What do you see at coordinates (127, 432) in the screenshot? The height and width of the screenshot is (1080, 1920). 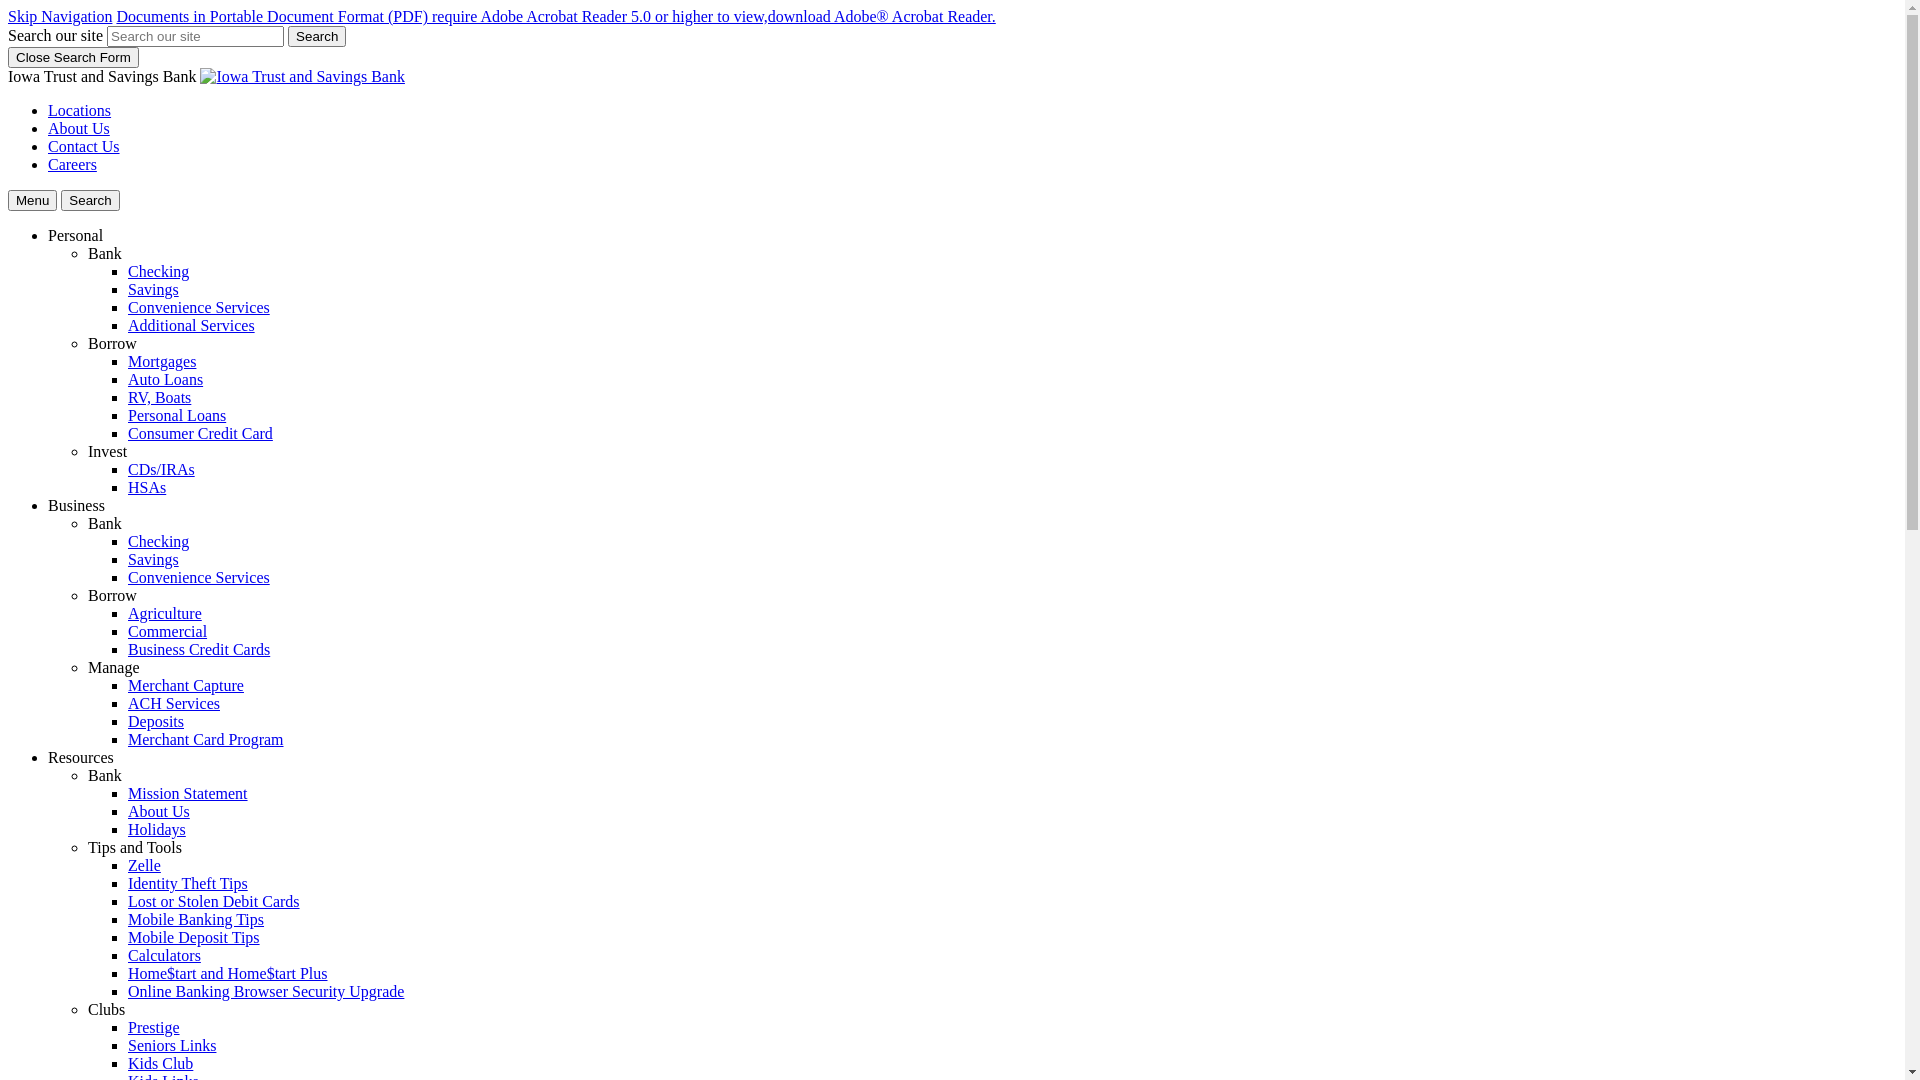 I see `'Consumer Credit Card'` at bounding box center [127, 432].